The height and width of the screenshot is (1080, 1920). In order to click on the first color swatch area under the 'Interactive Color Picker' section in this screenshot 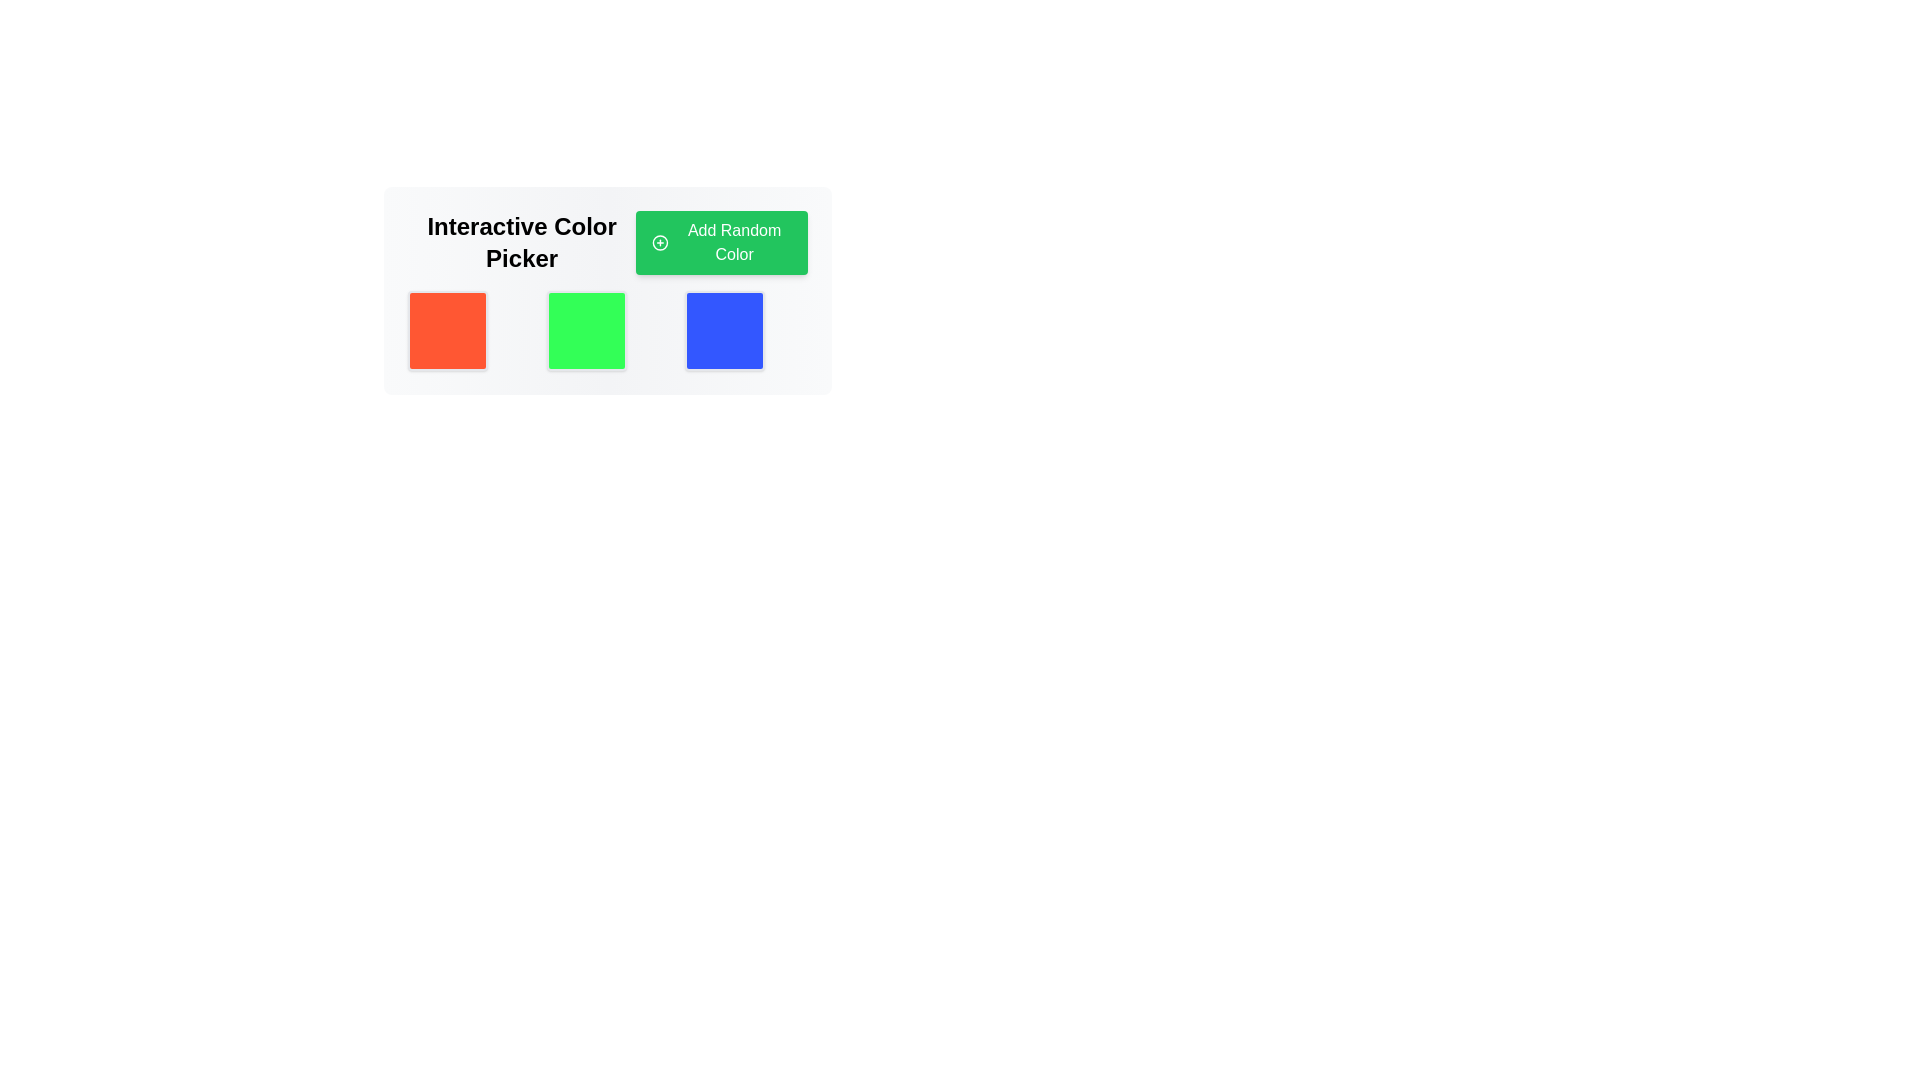, I will do `click(446, 330)`.